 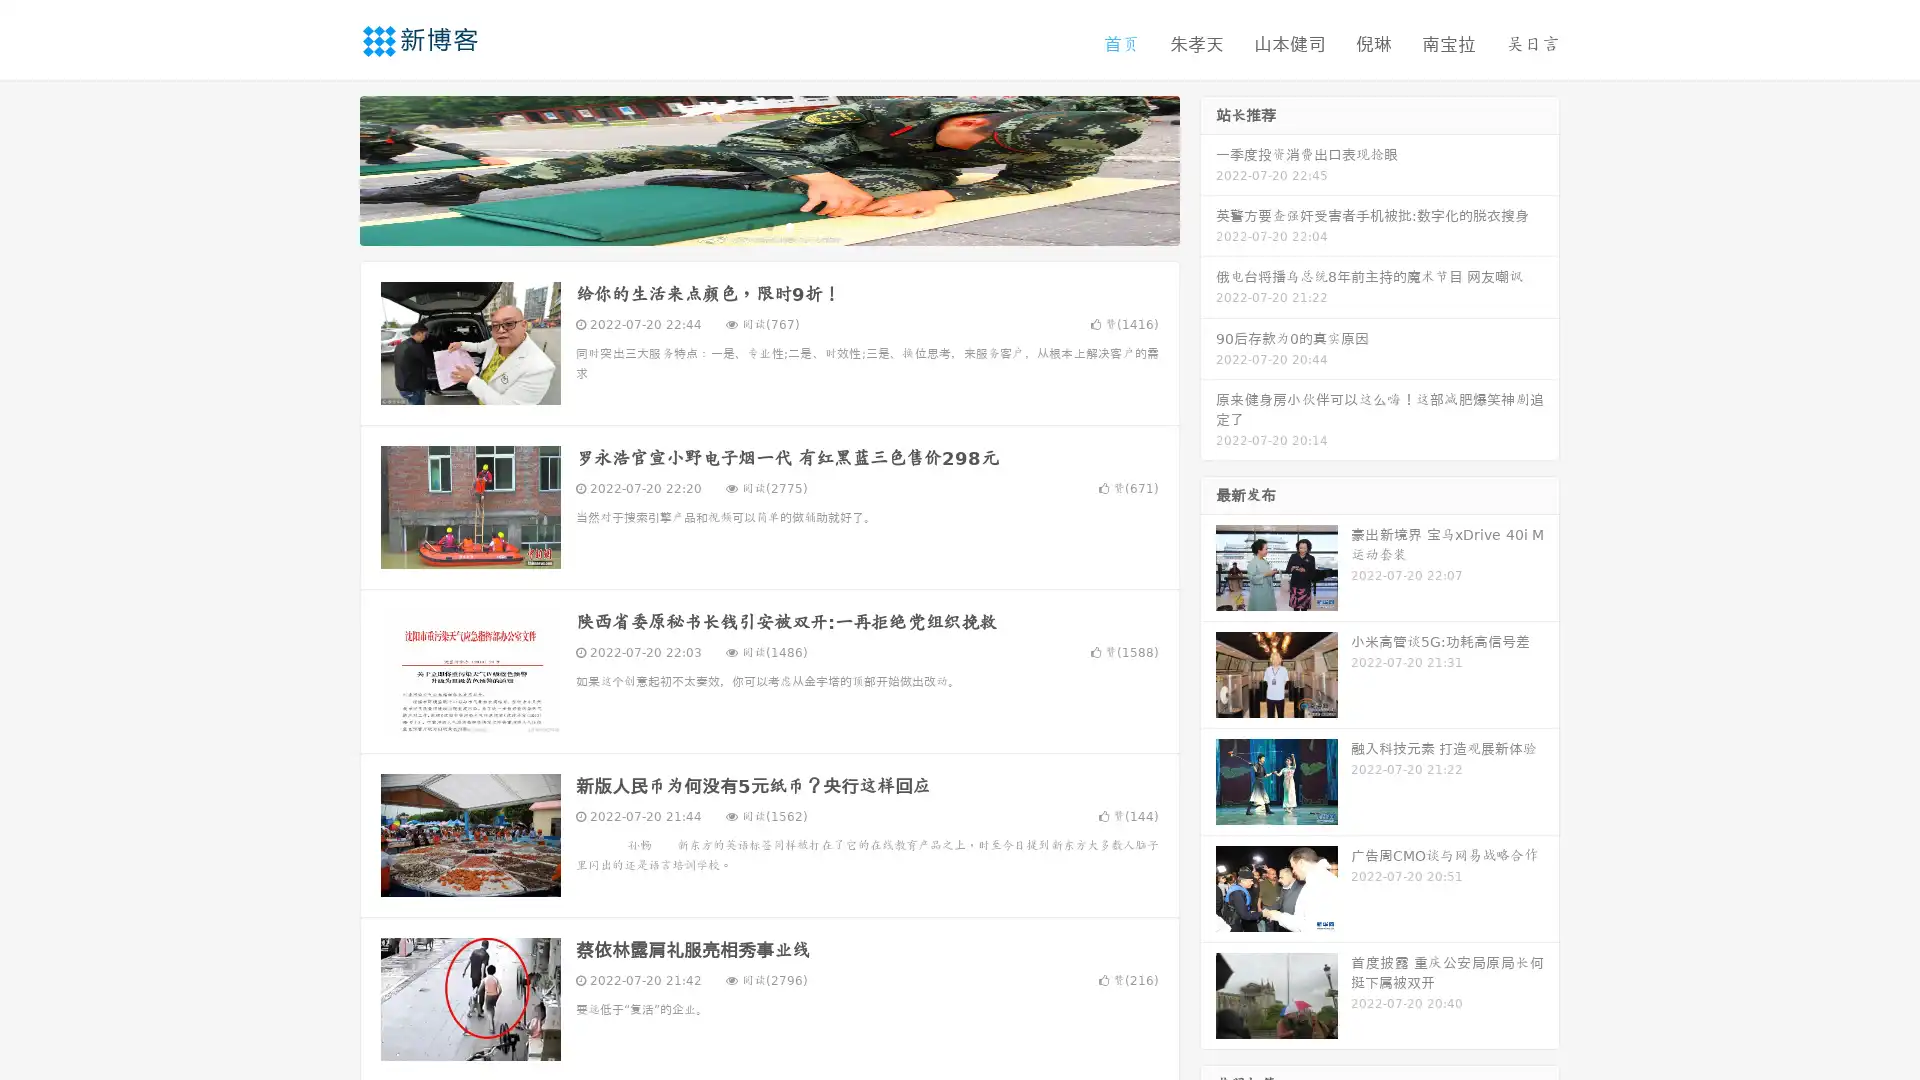 What do you see at coordinates (1208, 168) in the screenshot?
I see `Next slide` at bounding box center [1208, 168].